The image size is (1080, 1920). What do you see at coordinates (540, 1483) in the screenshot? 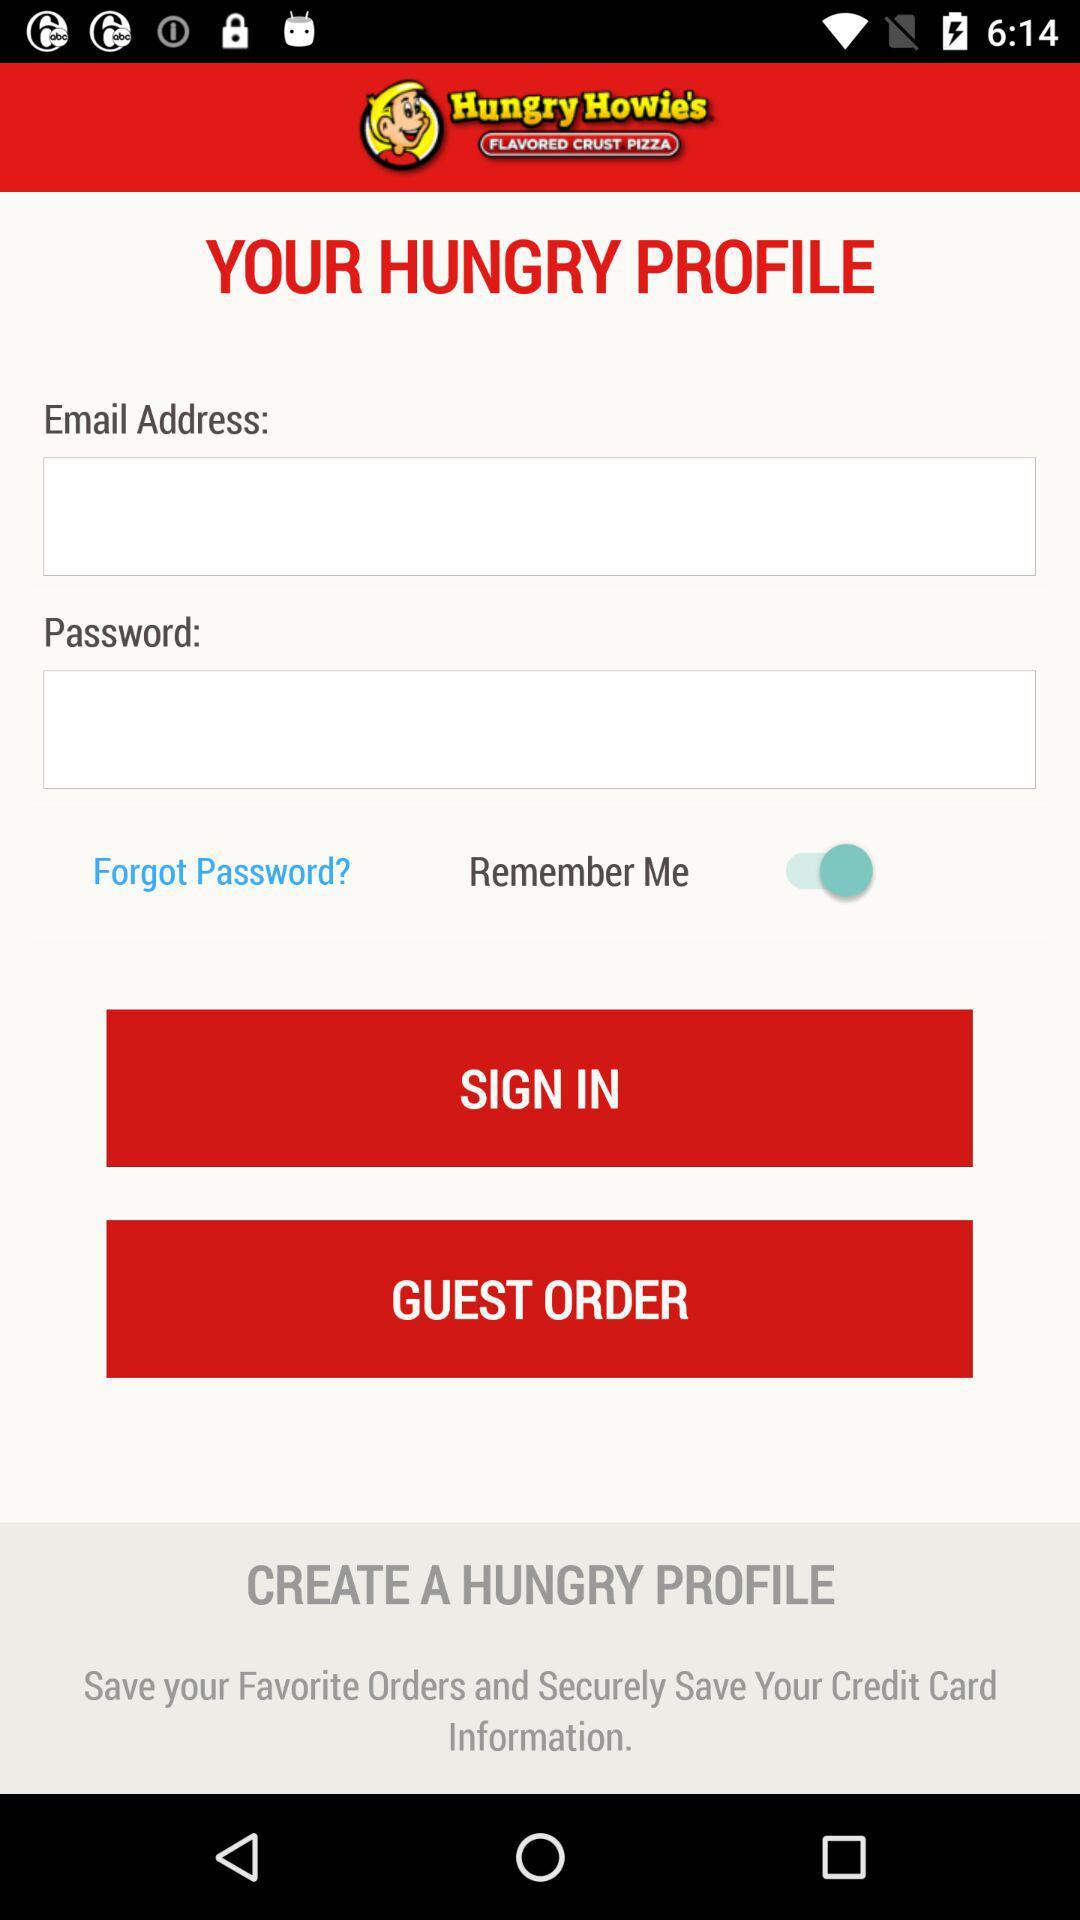
I see `icon below guest order item` at bounding box center [540, 1483].